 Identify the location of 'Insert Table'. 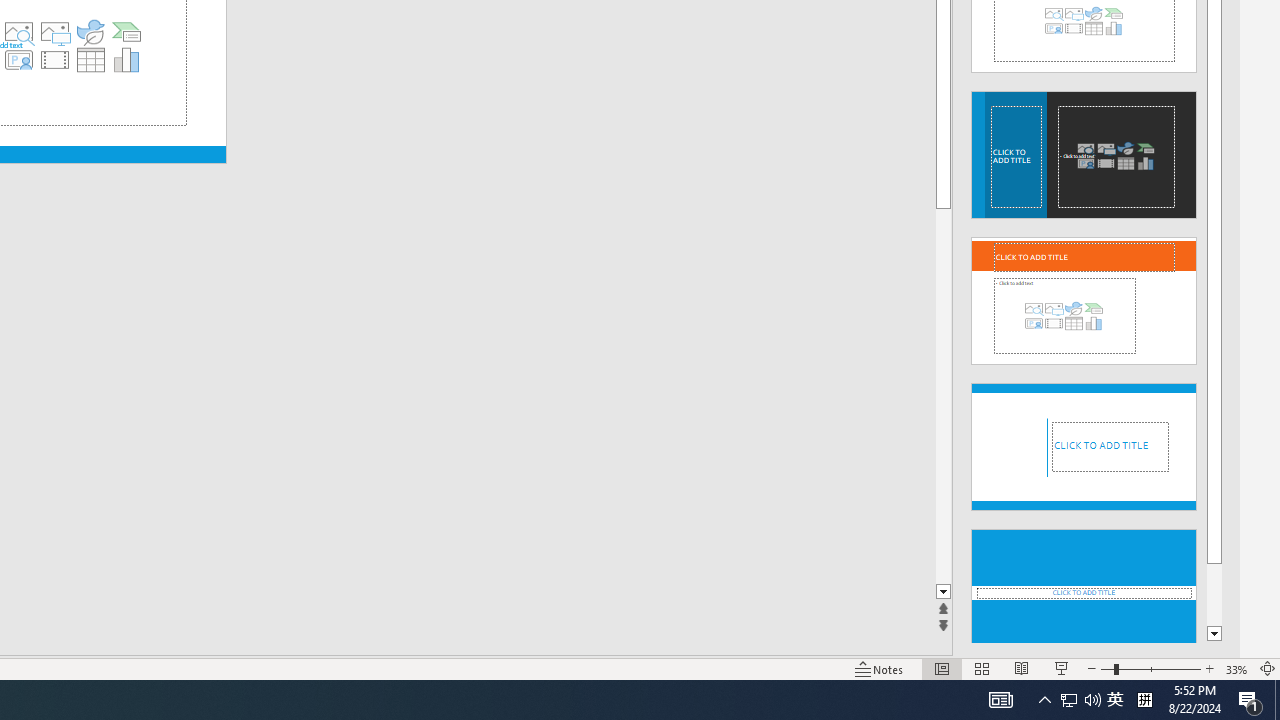
(90, 59).